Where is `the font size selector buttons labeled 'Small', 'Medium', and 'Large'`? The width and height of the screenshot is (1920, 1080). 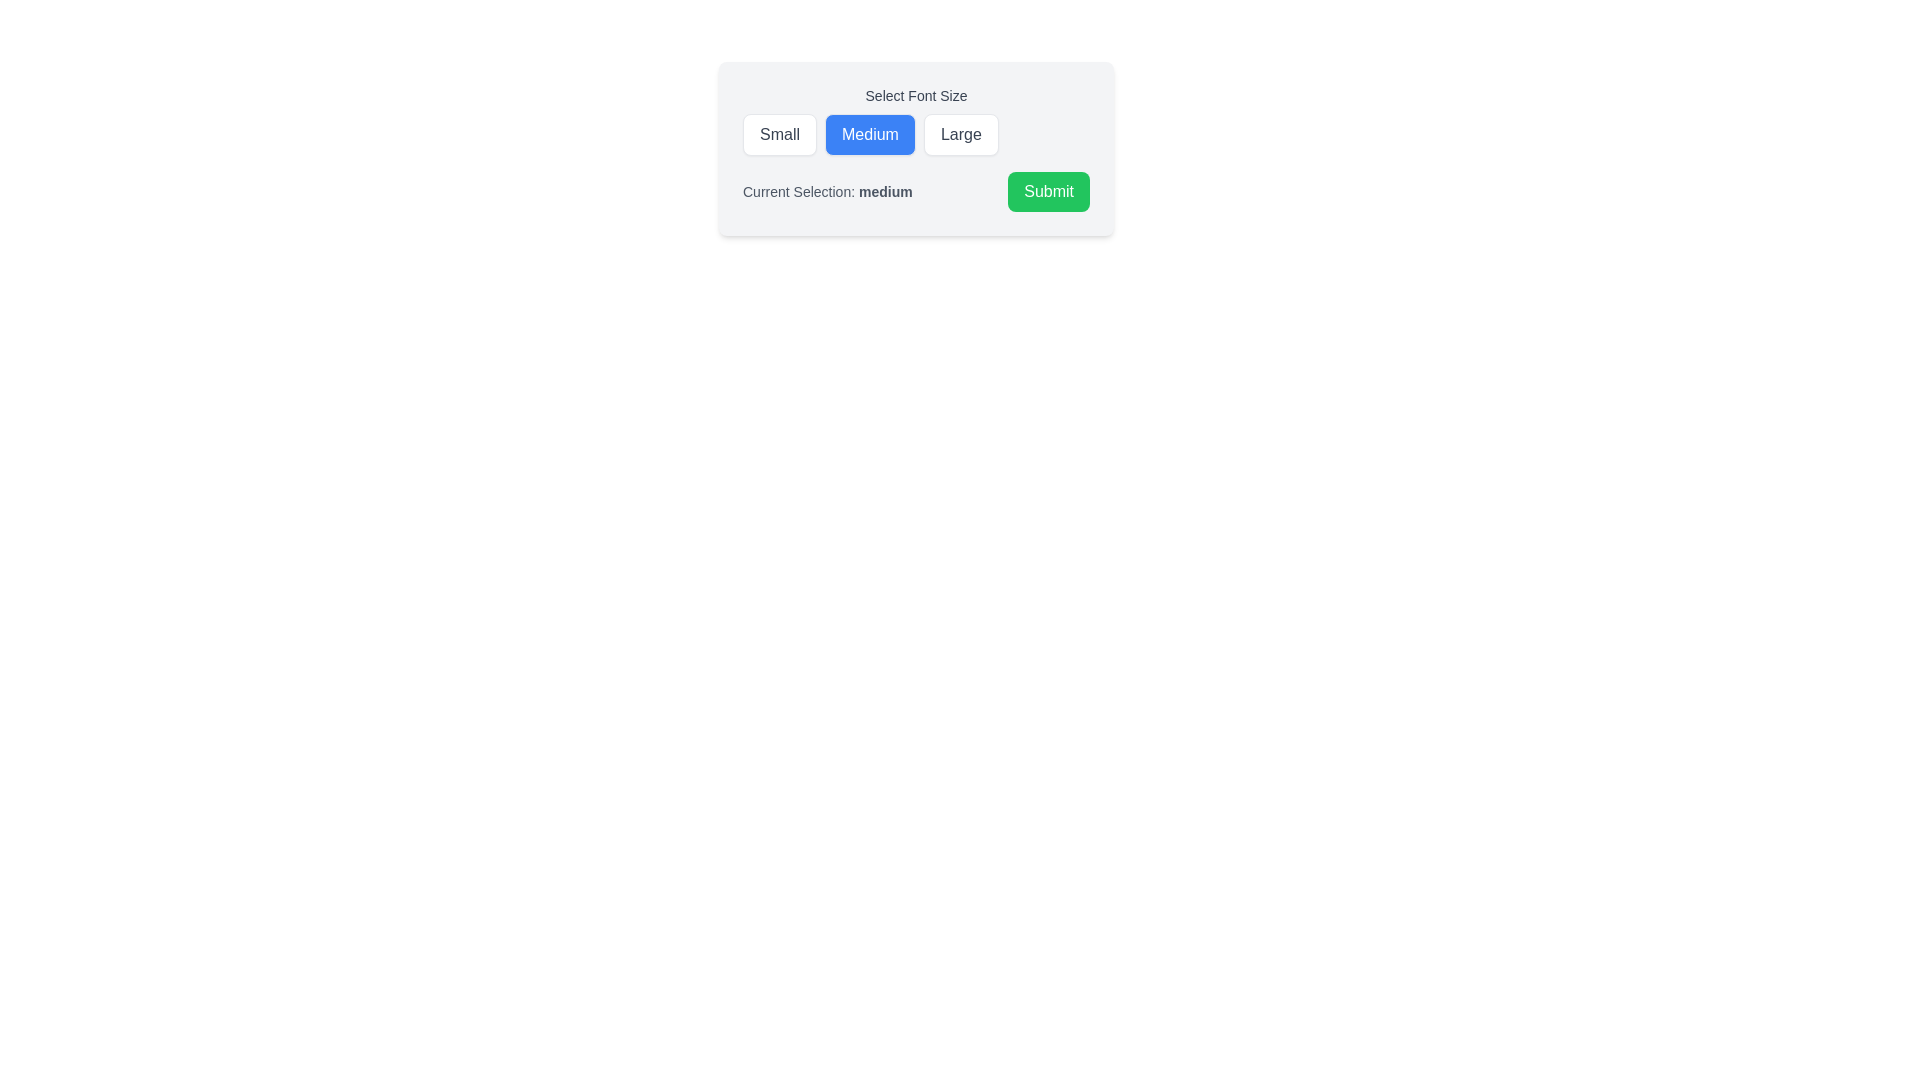
the font size selector buttons labeled 'Small', 'Medium', and 'Large' is located at coordinates (915, 120).